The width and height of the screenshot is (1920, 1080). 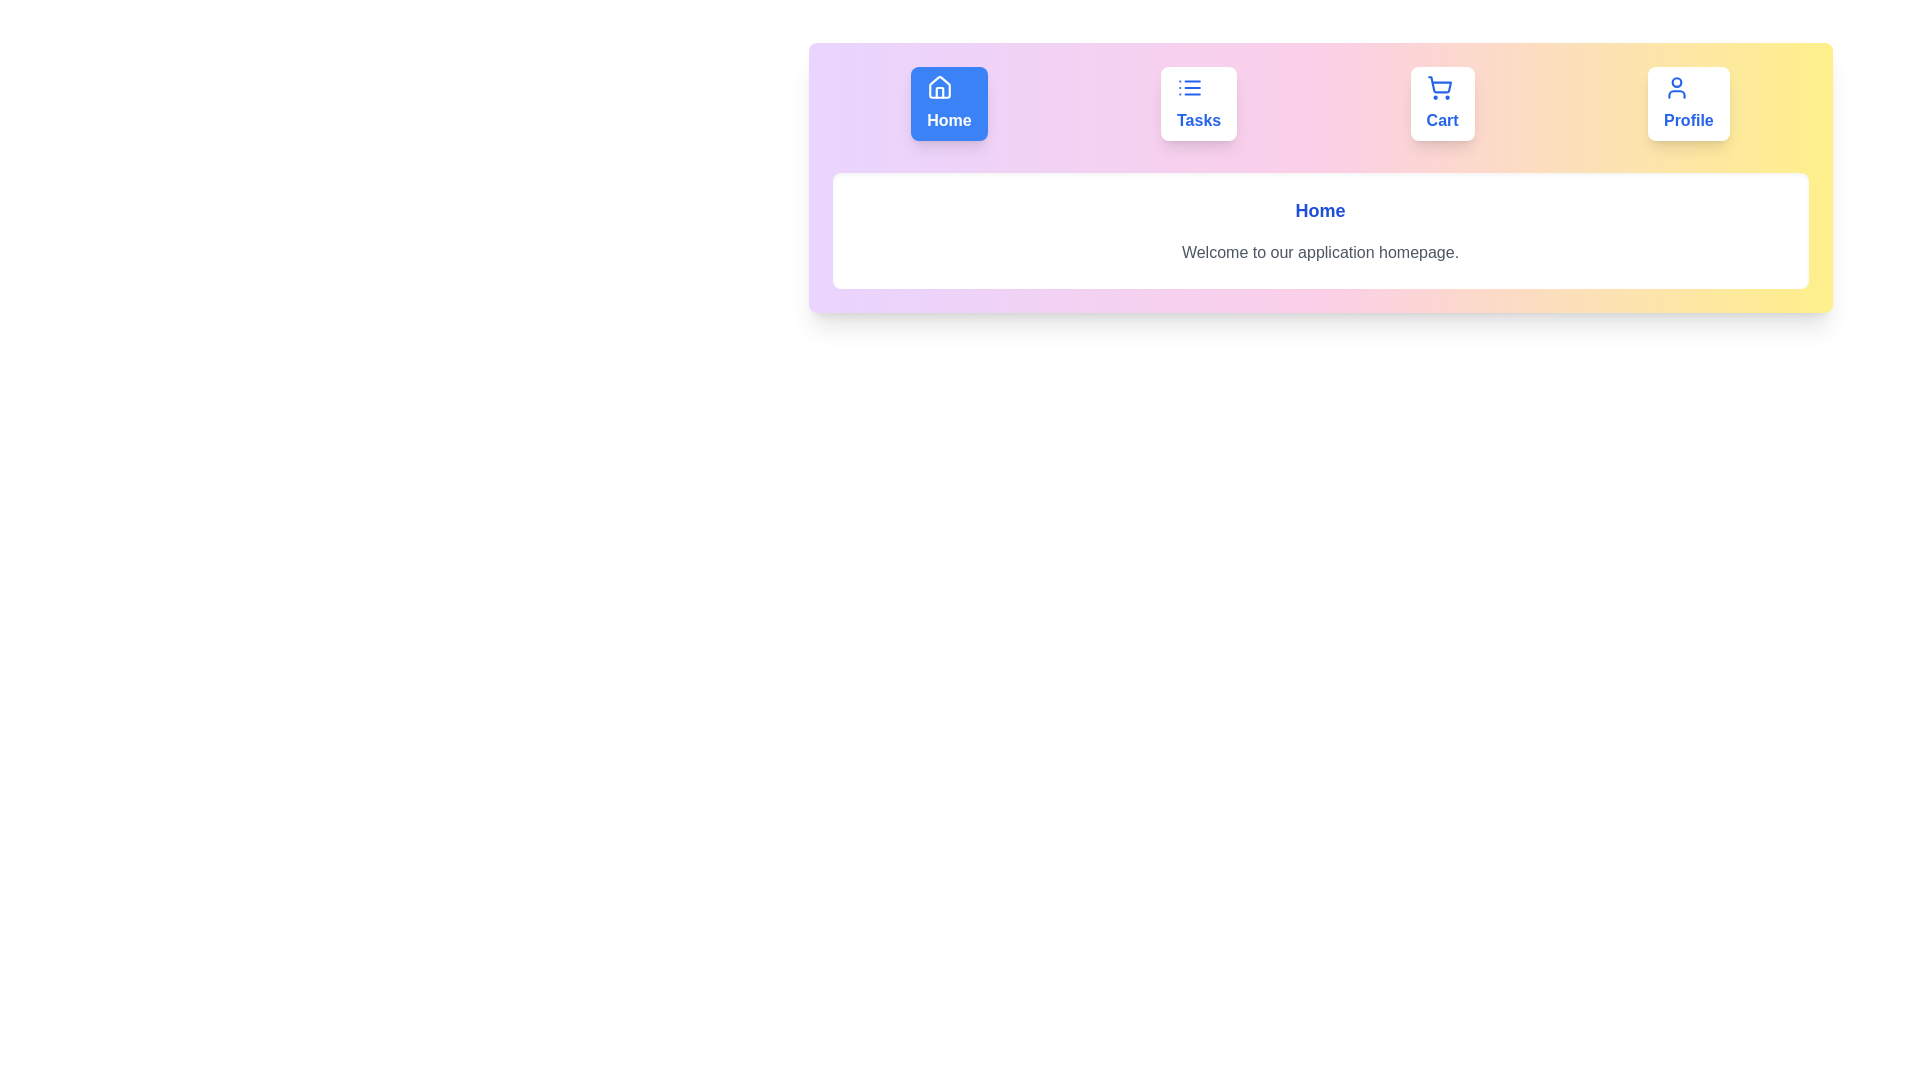 I want to click on the tab labeled 'Cart', so click(x=1442, y=104).